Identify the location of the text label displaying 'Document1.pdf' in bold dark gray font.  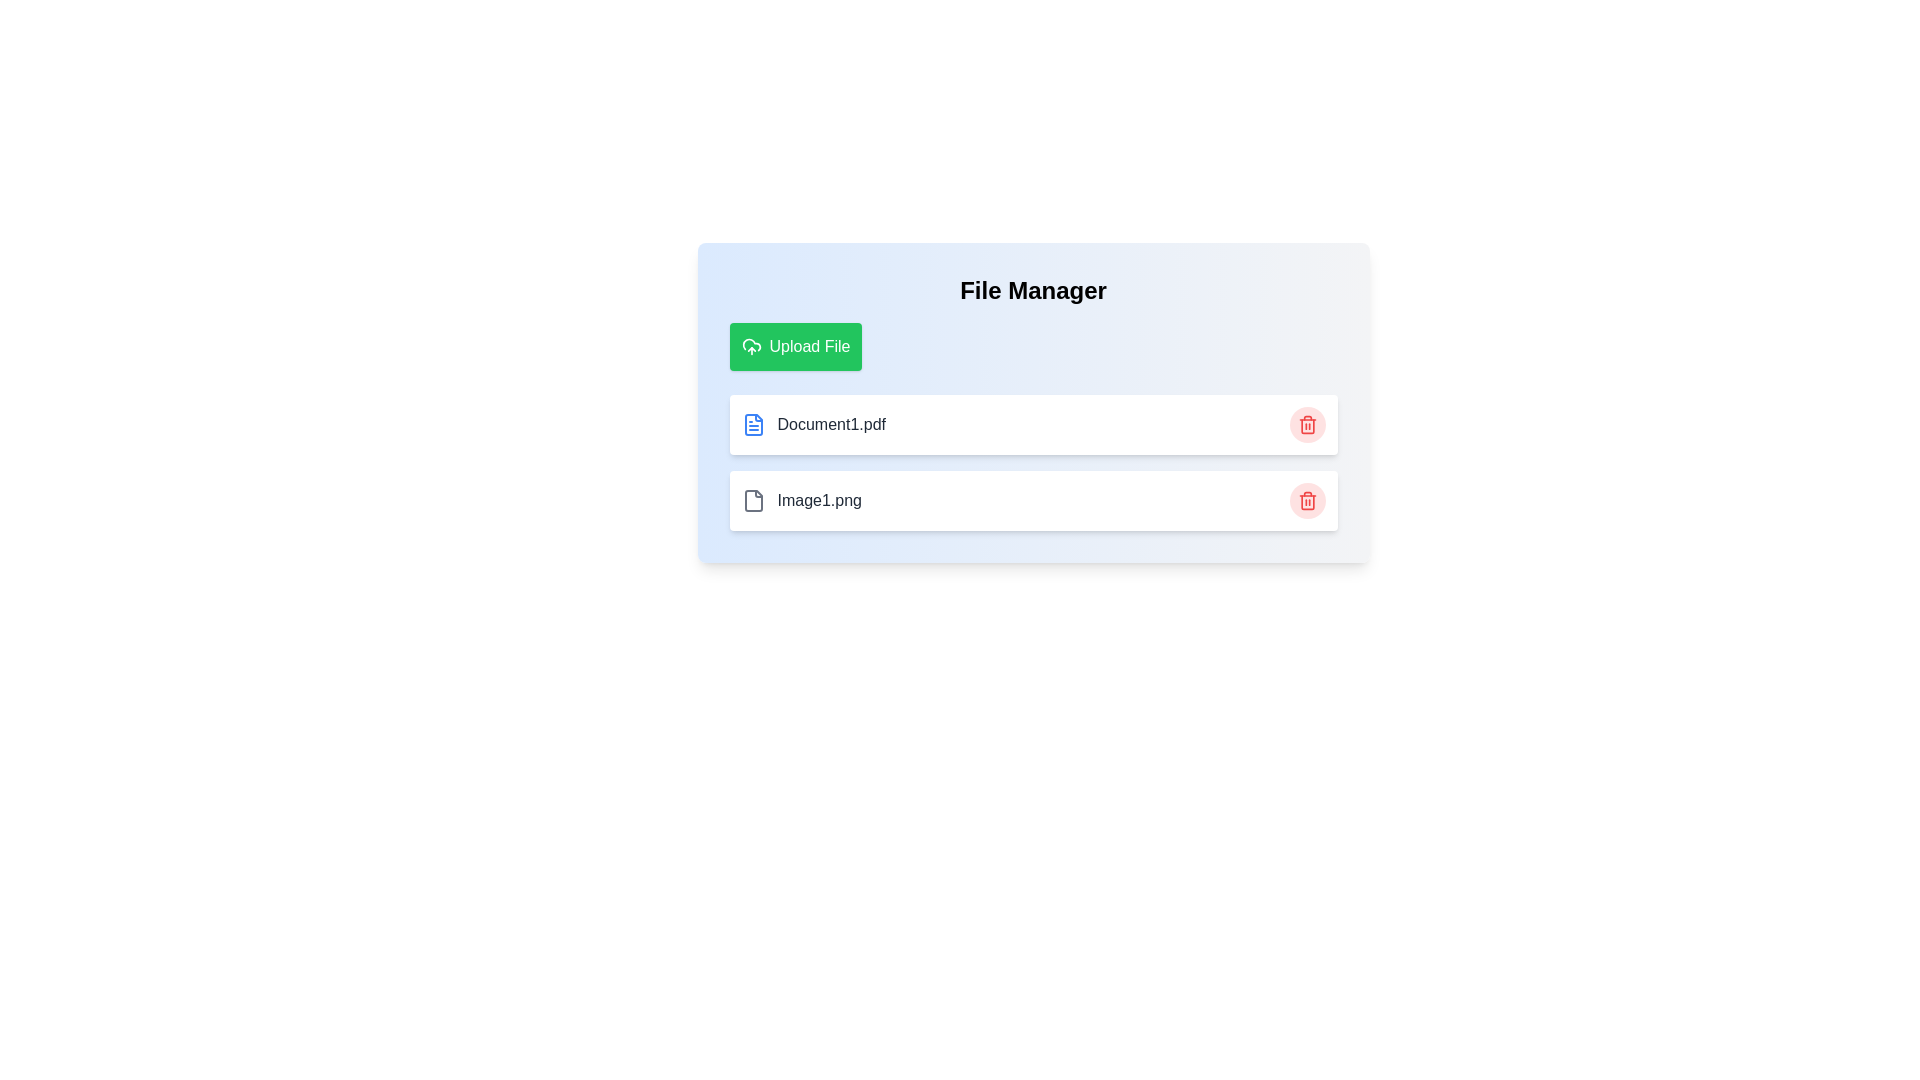
(831, 423).